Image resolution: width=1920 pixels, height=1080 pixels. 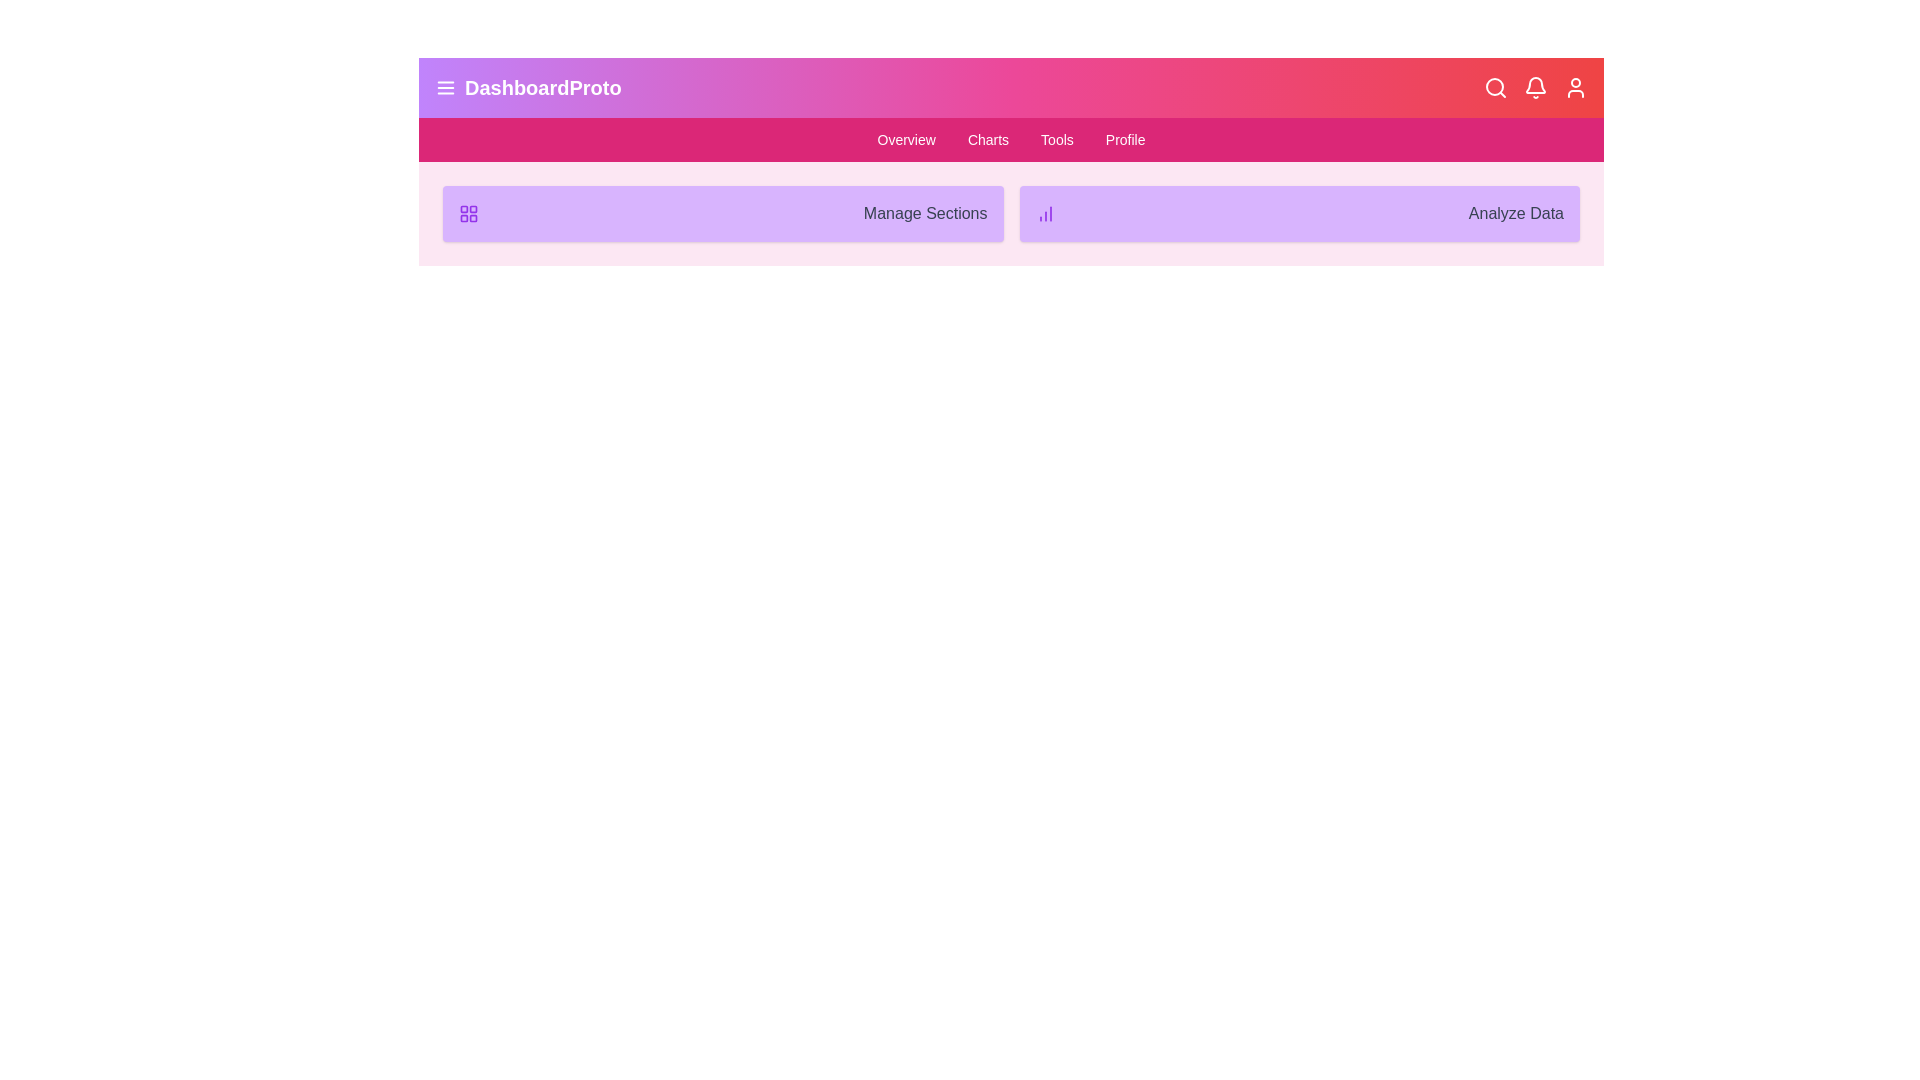 I want to click on the Notifications icon on the right side of the app bar, so click(x=1535, y=87).